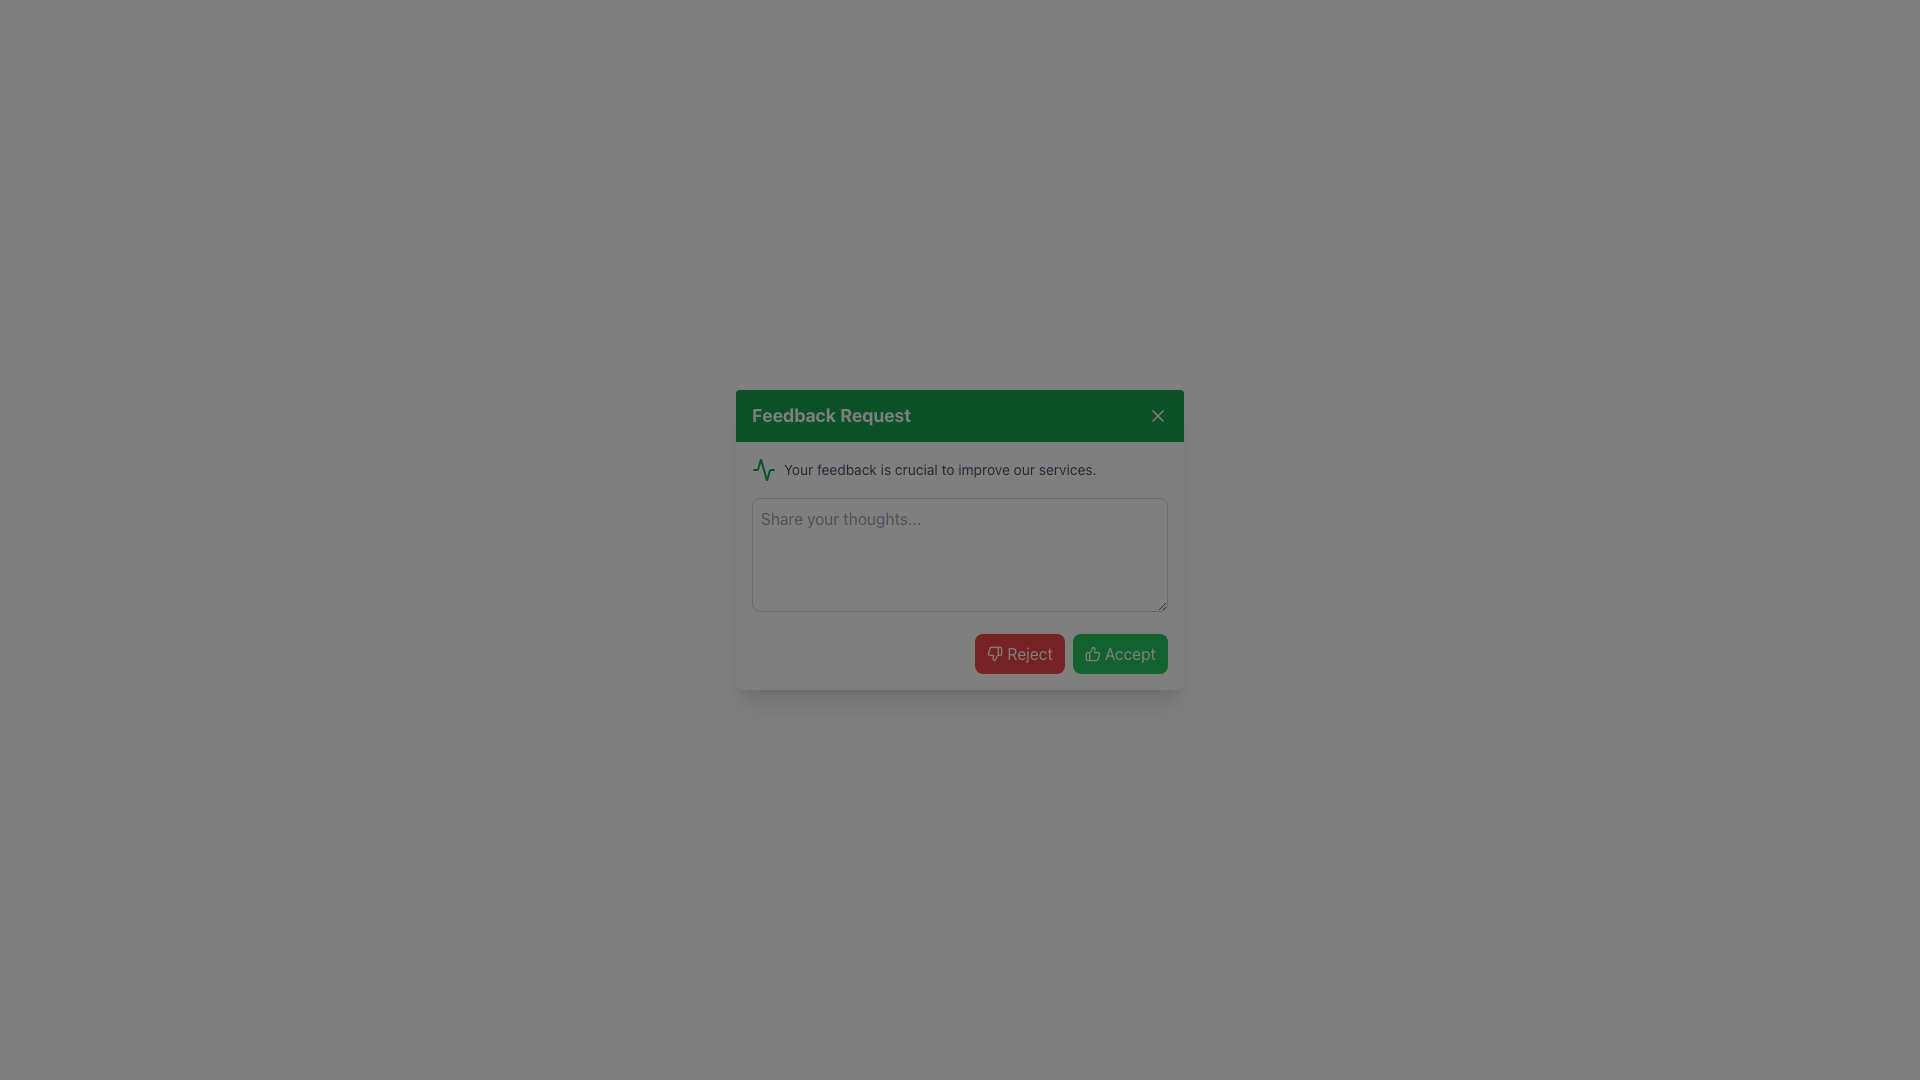  Describe the element at coordinates (1019, 654) in the screenshot. I see `the reject button located at the bottom left of the modal dialog, adjacent to the green 'Accept' button` at that location.